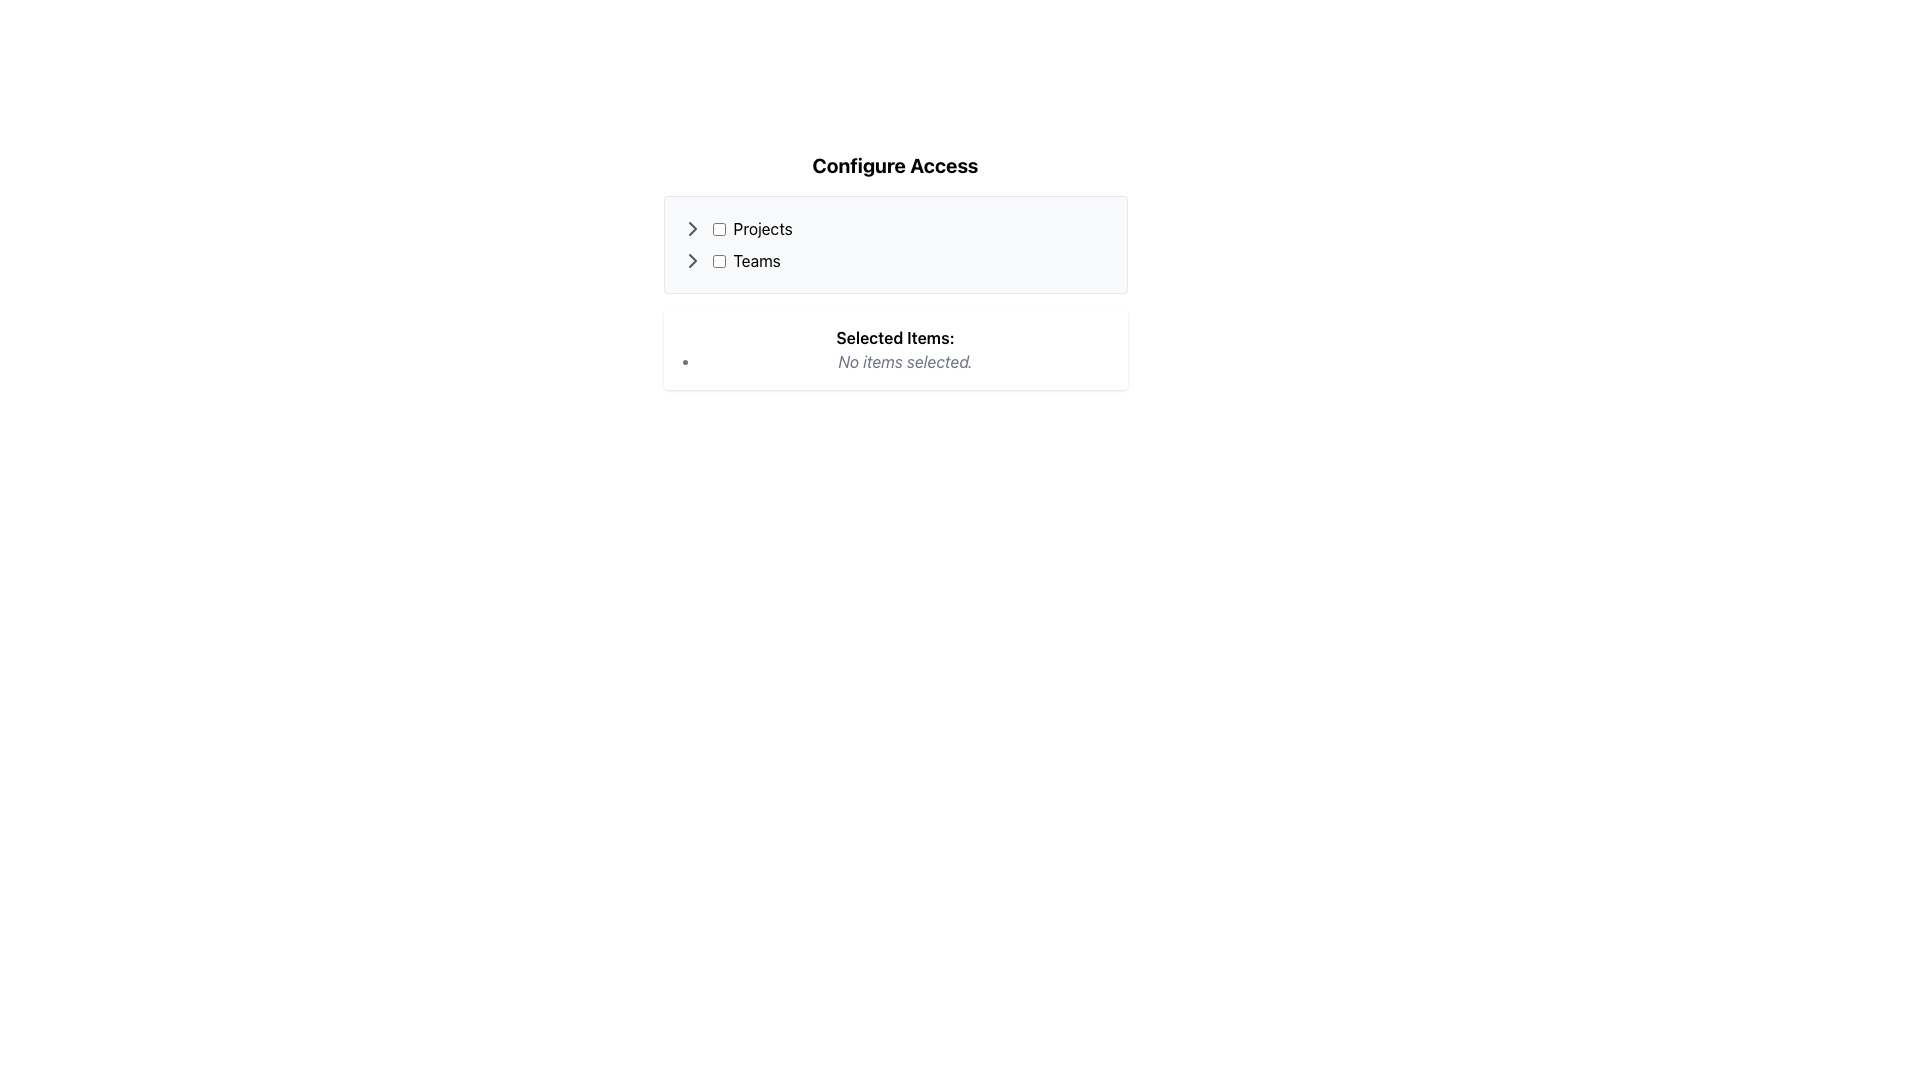  What do you see at coordinates (894, 349) in the screenshot?
I see `the Information display box that indicates no items have been selected, located below the 'Projects' and 'Teams' section` at bounding box center [894, 349].